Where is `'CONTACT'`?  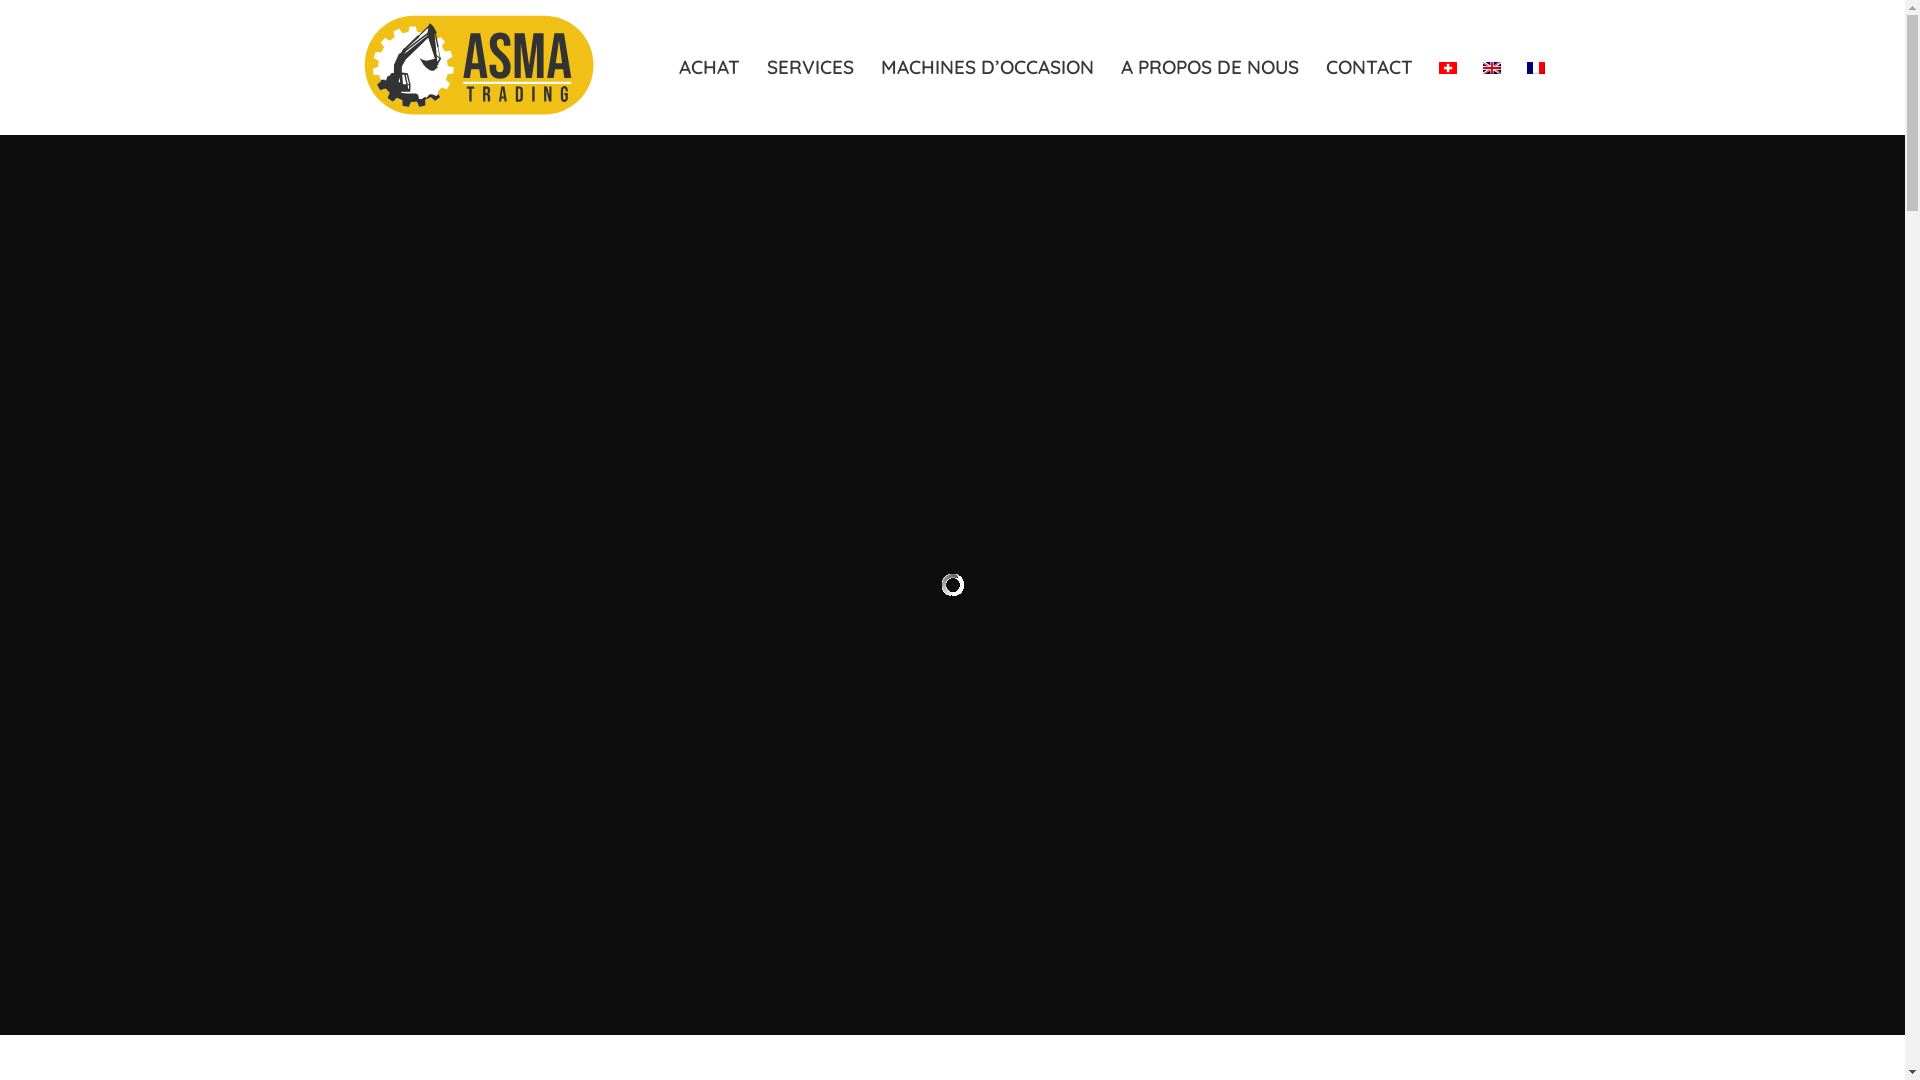 'CONTACT' is located at coordinates (1367, 66).